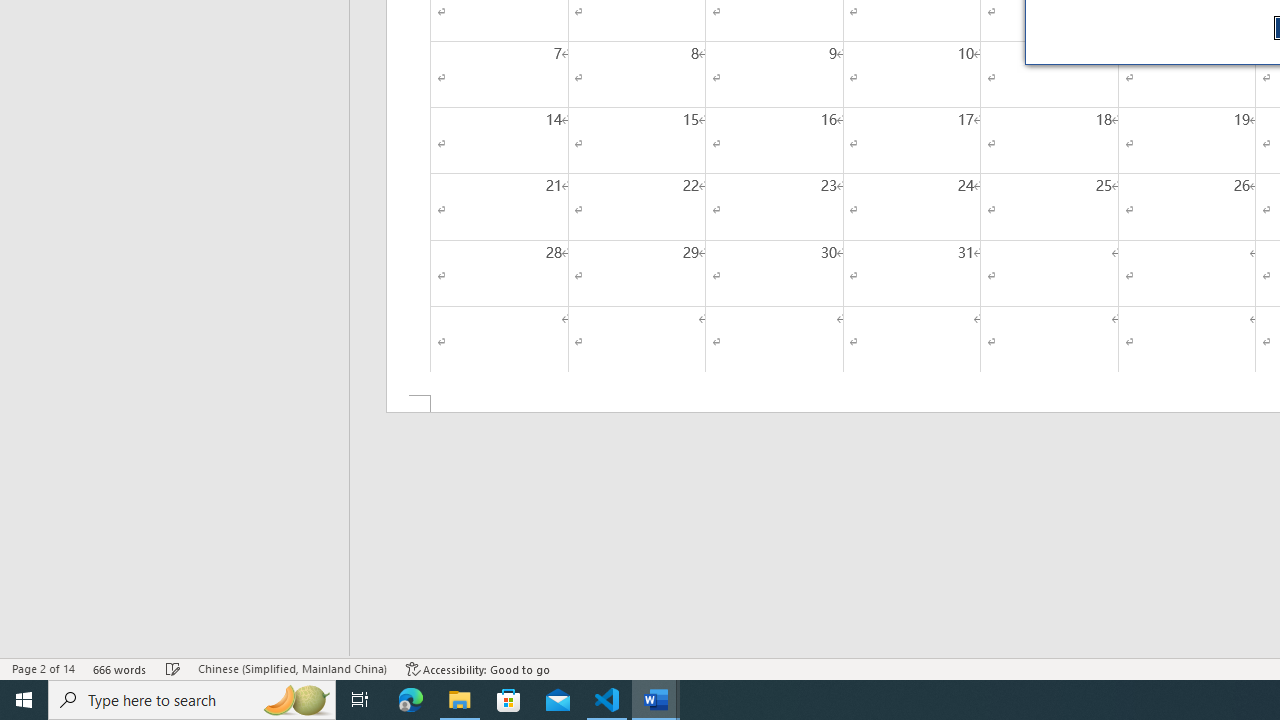 The image size is (1280, 720). I want to click on 'Task View', so click(359, 698).